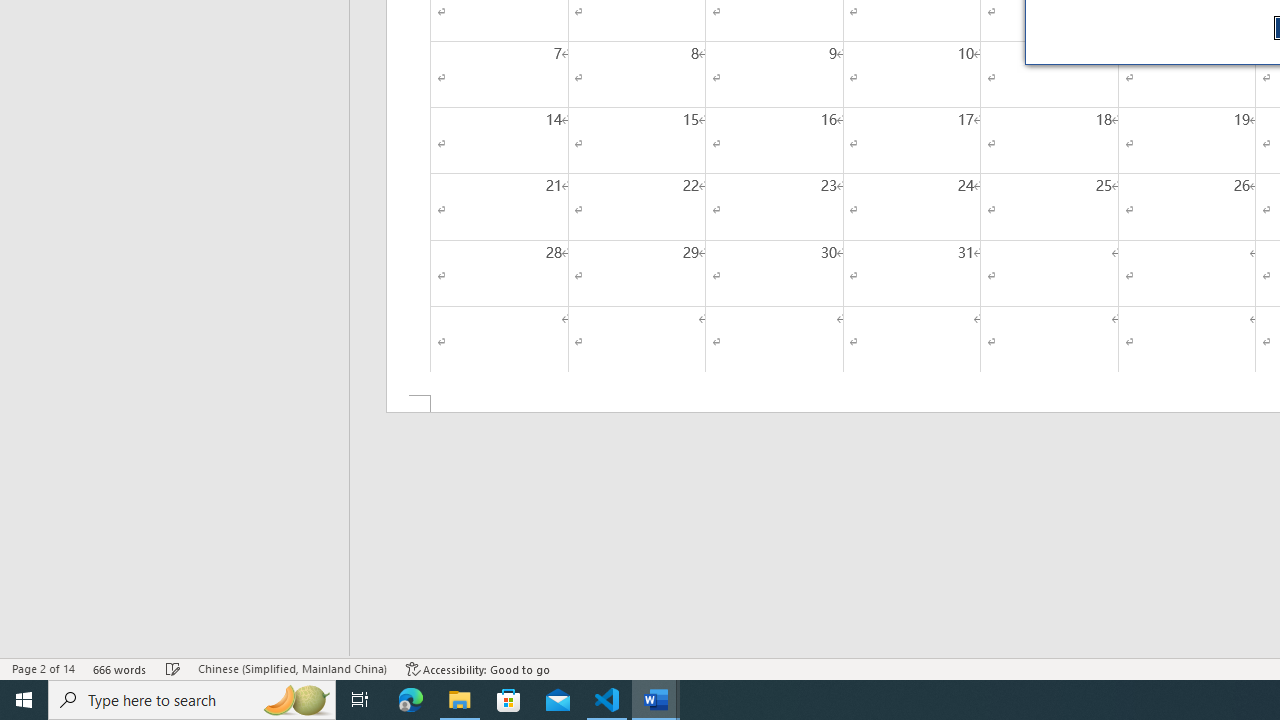 The image size is (1280, 720). I want to click on 'Task View', so click(359, 698).